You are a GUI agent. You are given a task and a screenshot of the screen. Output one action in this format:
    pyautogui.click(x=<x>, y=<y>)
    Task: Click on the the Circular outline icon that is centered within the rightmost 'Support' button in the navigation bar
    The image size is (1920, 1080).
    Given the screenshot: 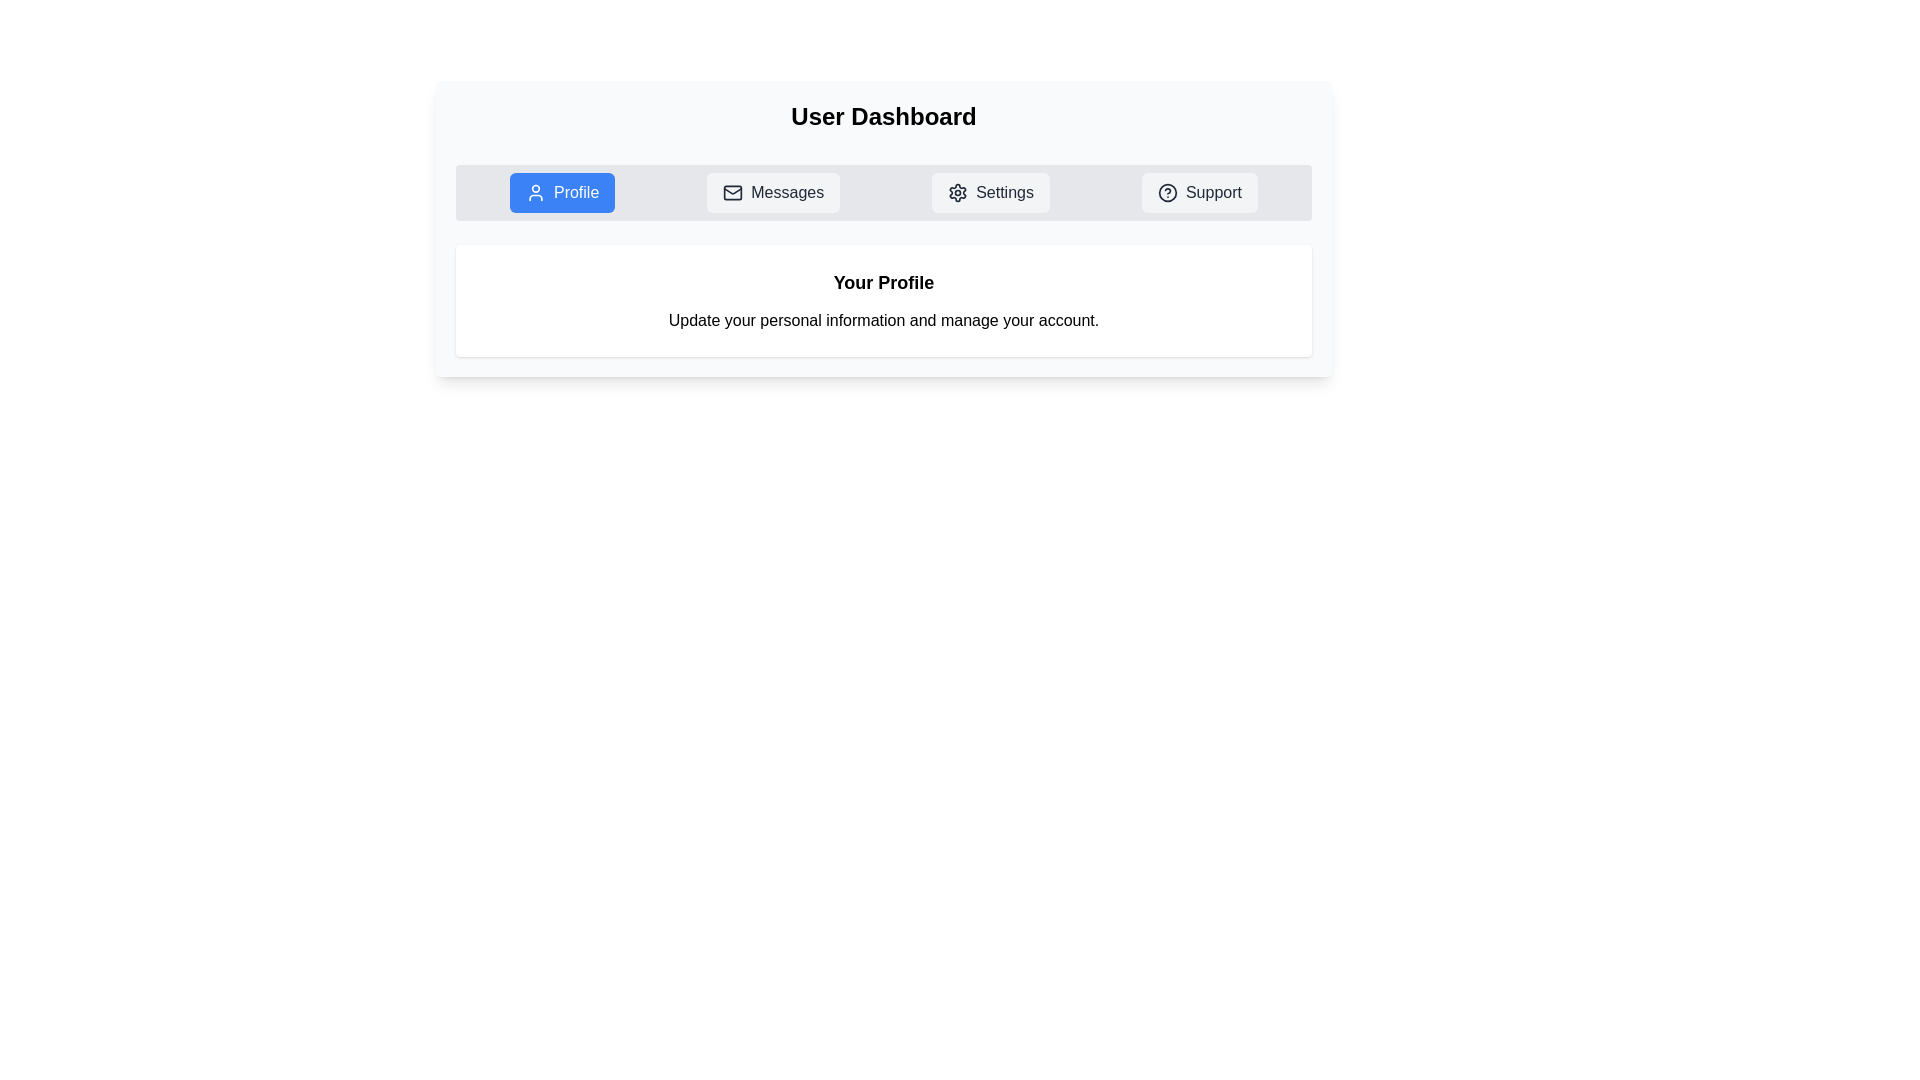 What is the action you would take?
    pyautogui.click(x=1167, y=192)
    